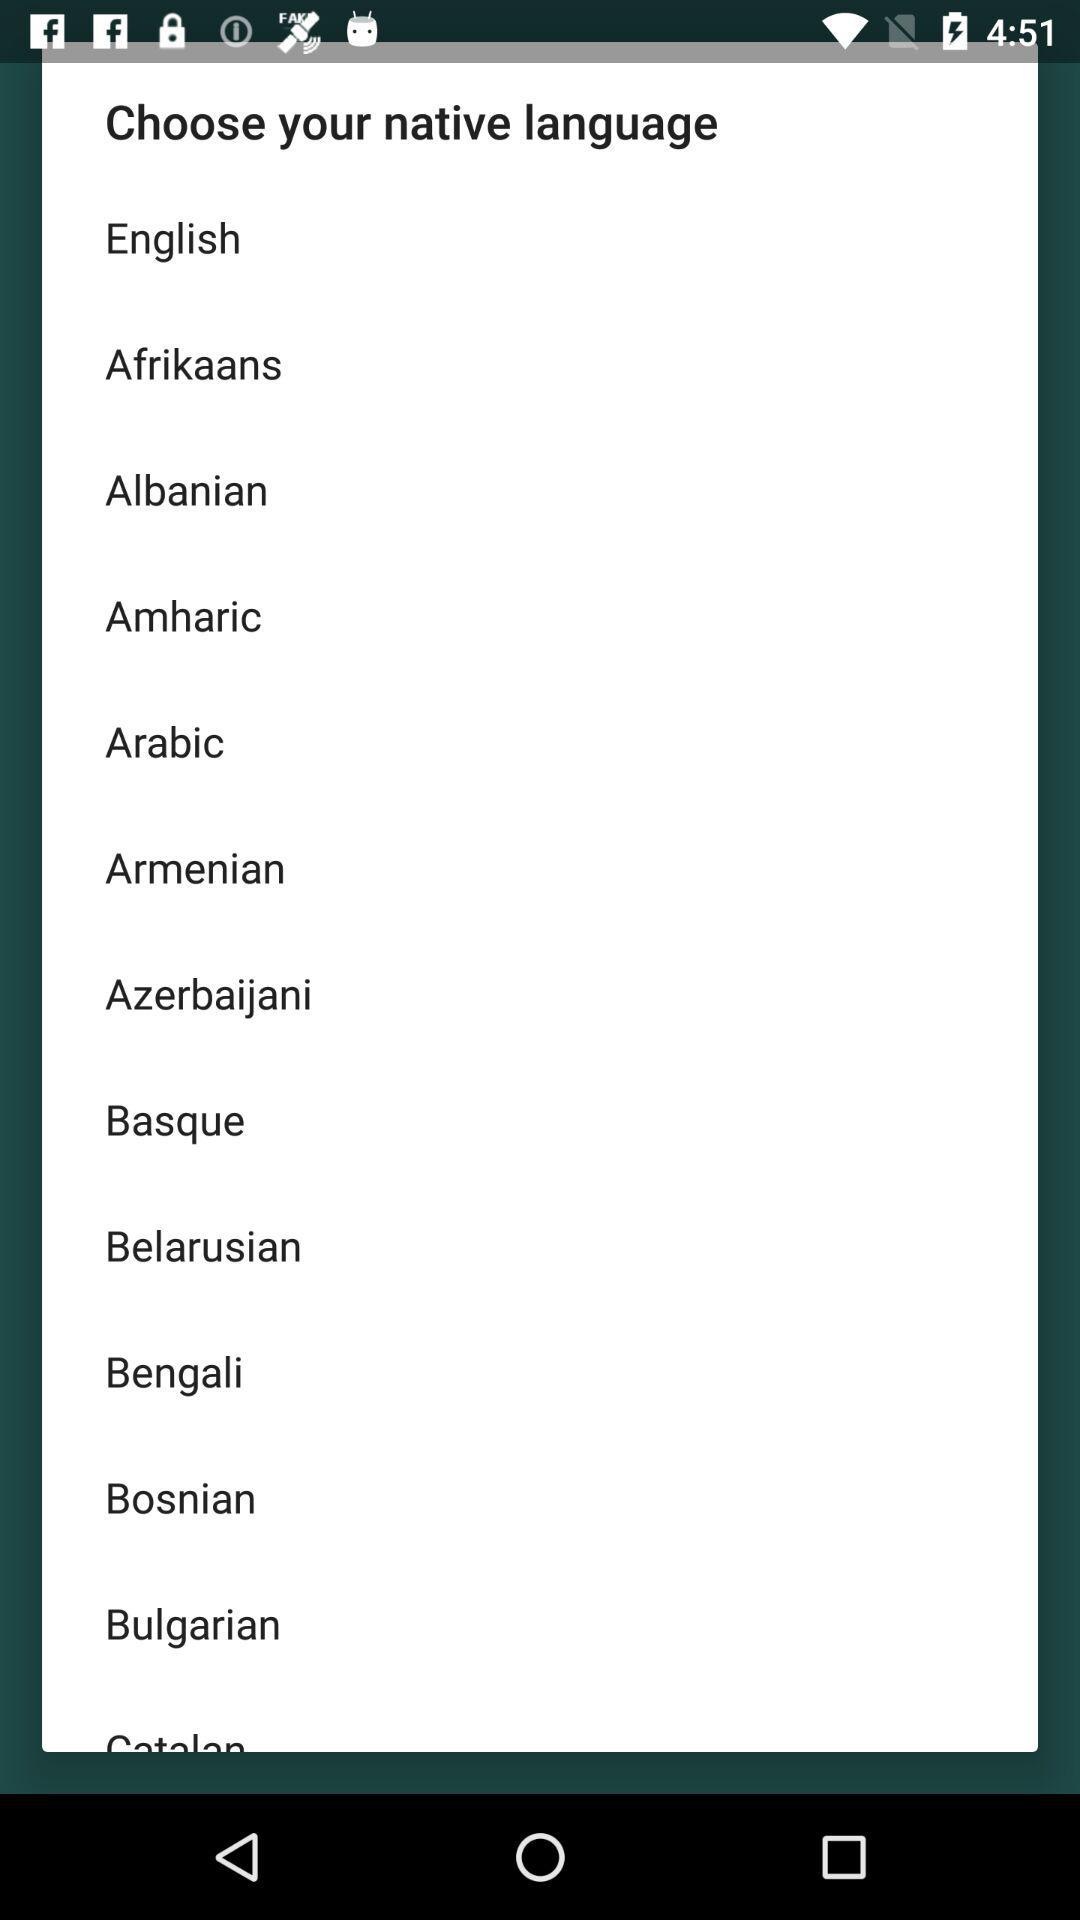  What do you see at coordinates (540, 1497) in the screenshot?
I see `the icon above the bulgarian` at bounding box center [540, 1497].